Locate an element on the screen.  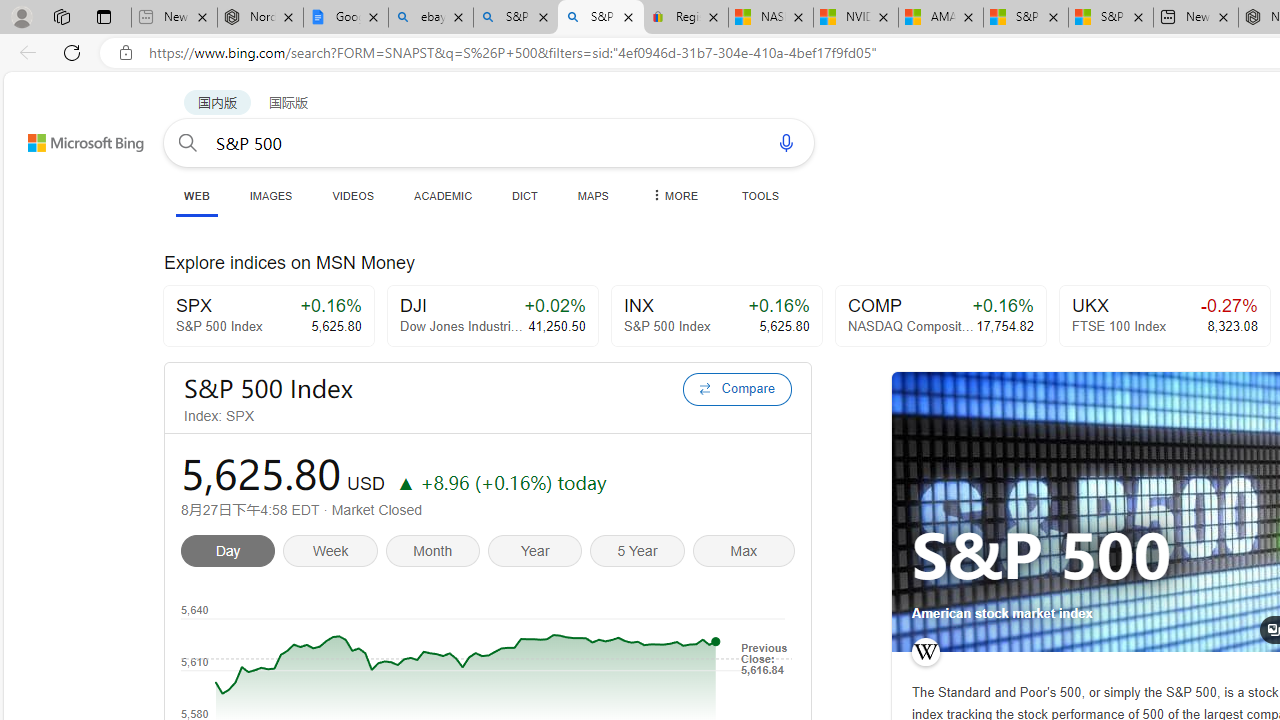
'ebay - Search' is located at coordinates (430, 17).